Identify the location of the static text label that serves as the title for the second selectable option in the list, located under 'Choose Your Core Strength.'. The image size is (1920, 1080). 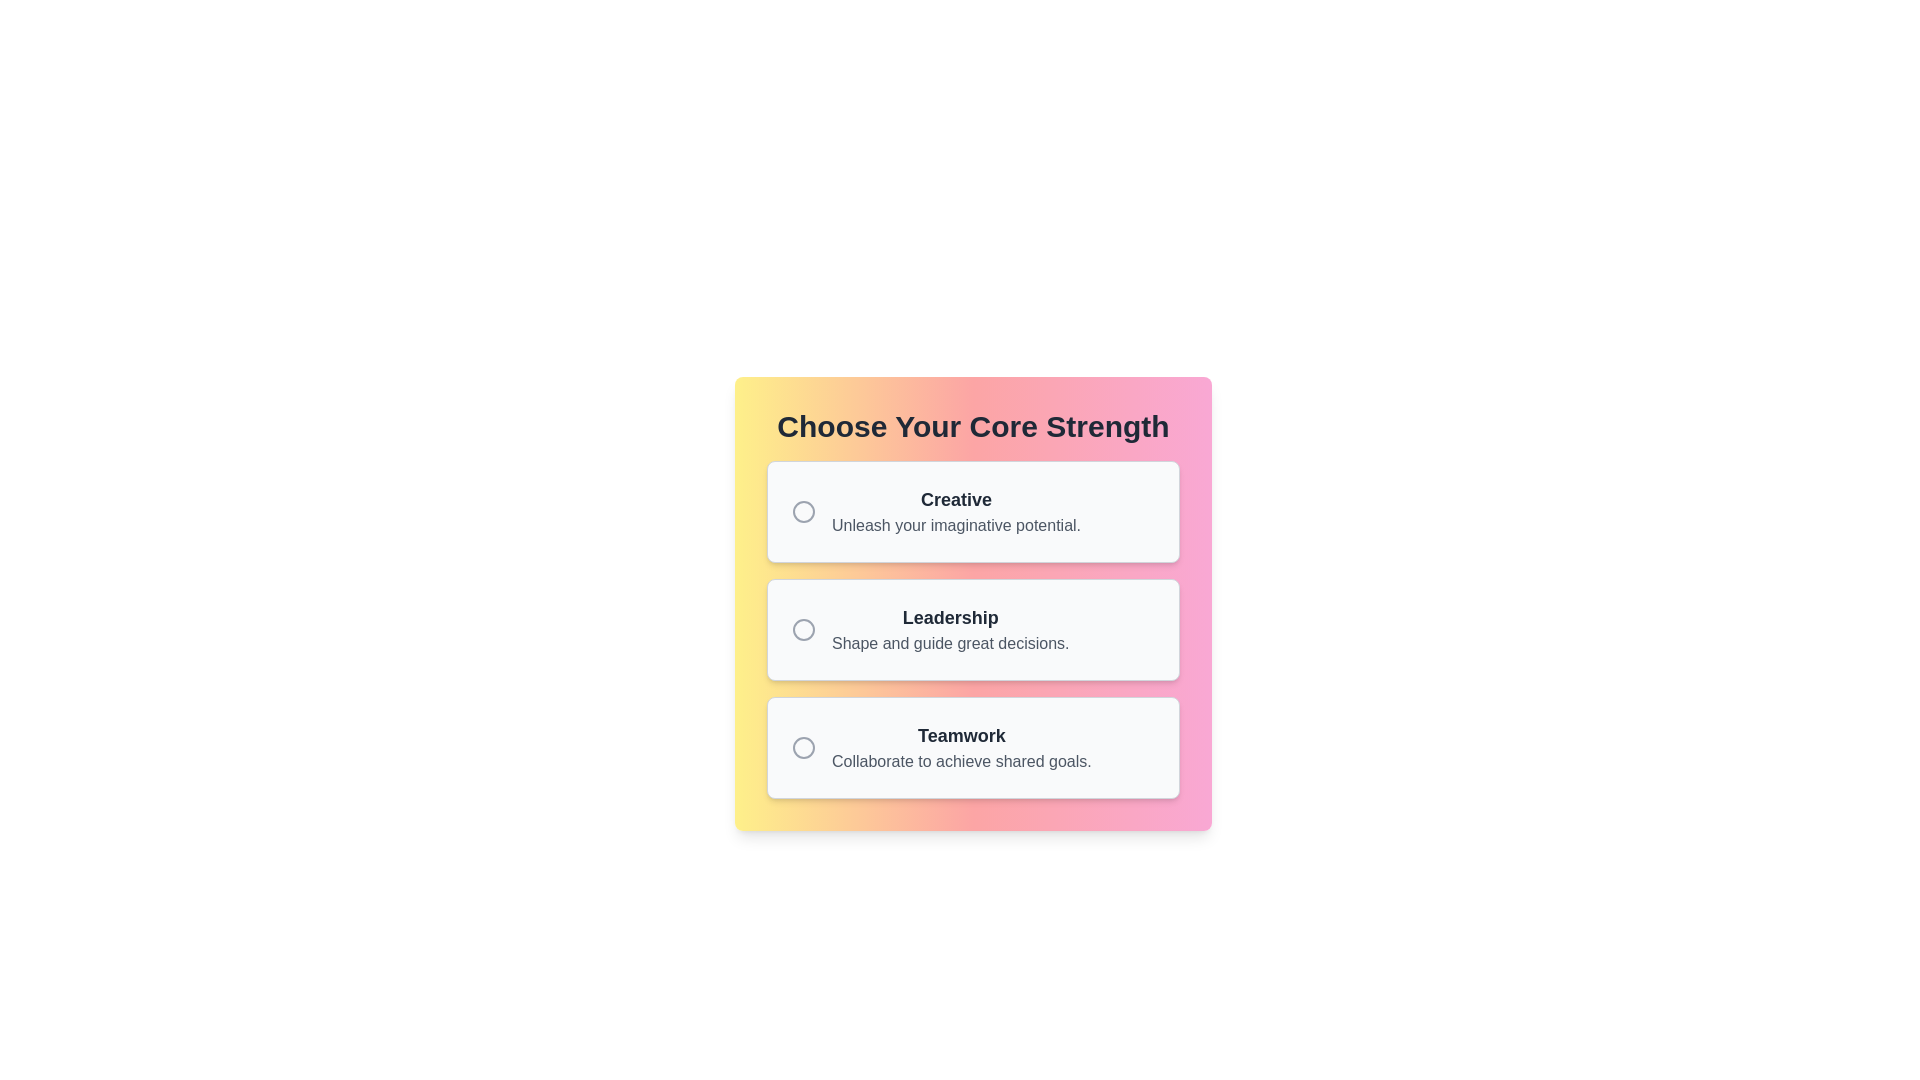
(949, 616).